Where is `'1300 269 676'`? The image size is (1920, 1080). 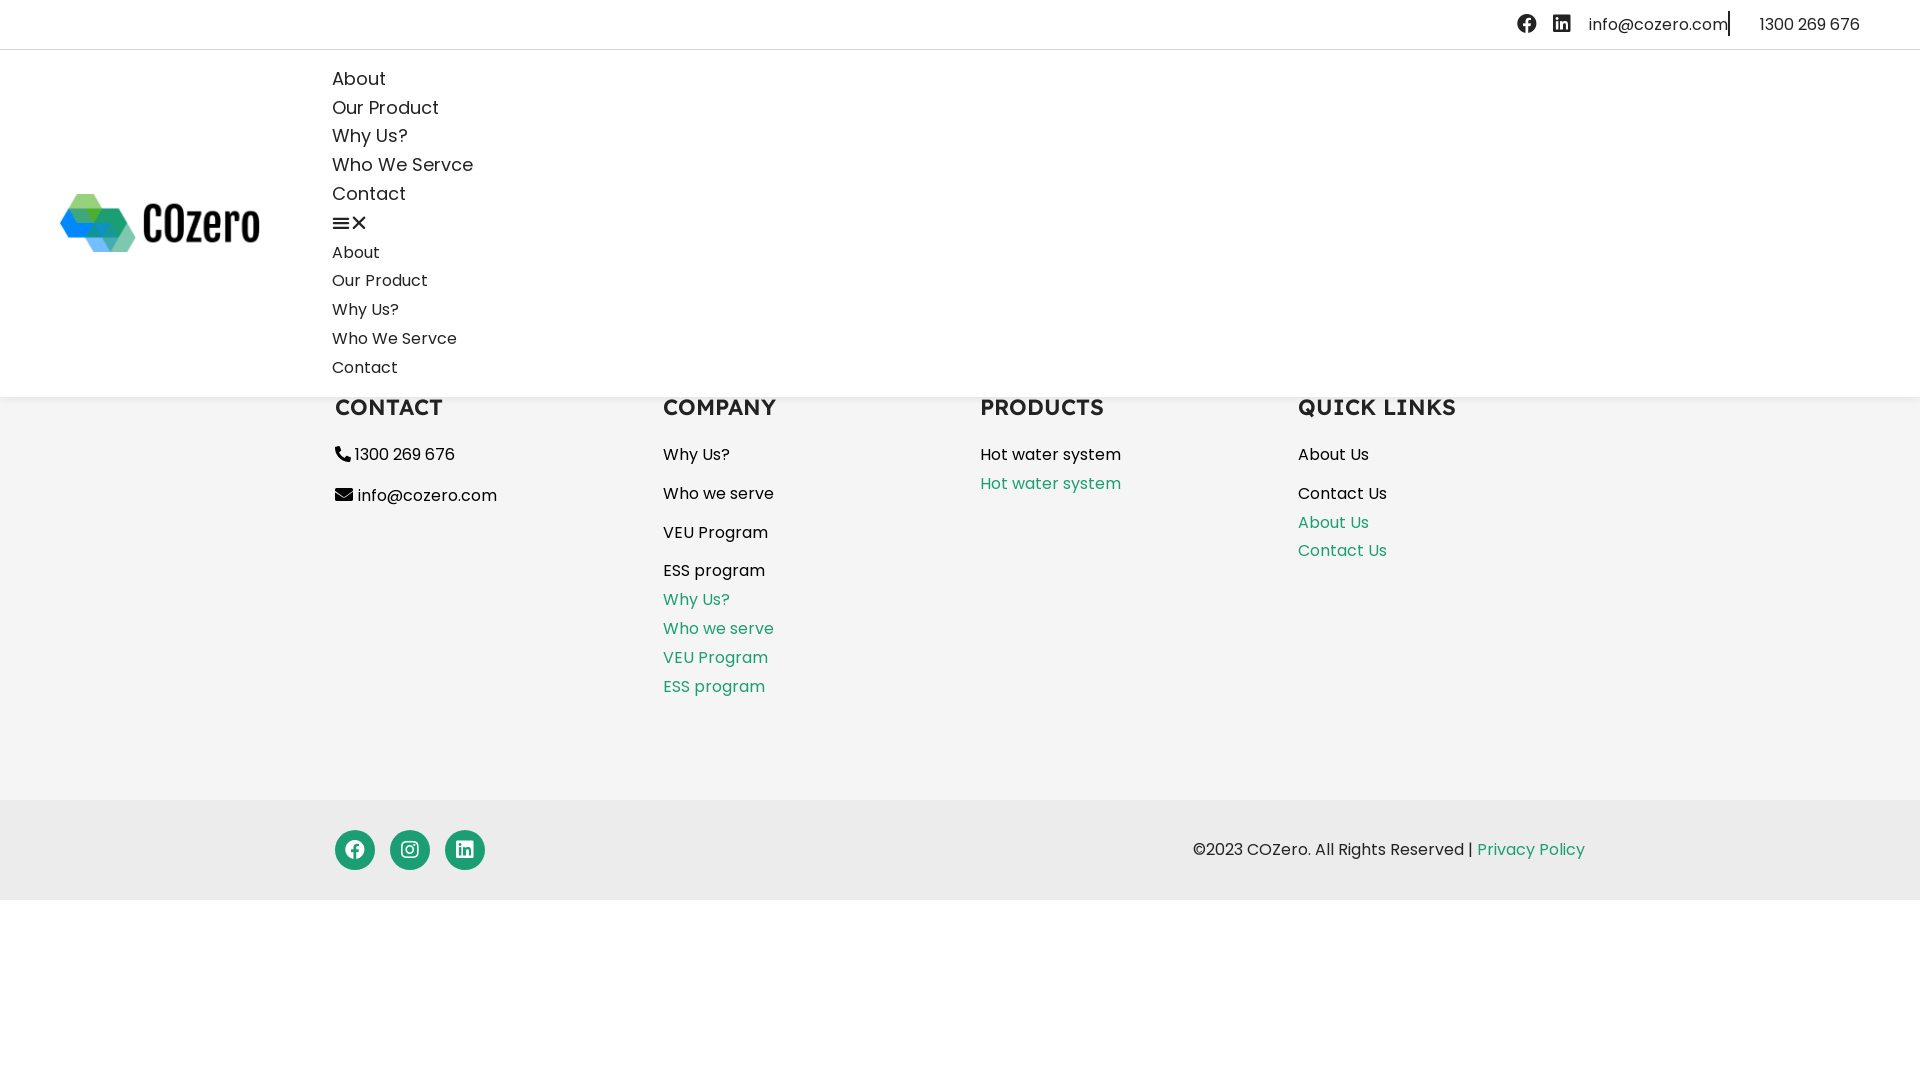 '1300 269 676' is located at coordinates (1760, 24).